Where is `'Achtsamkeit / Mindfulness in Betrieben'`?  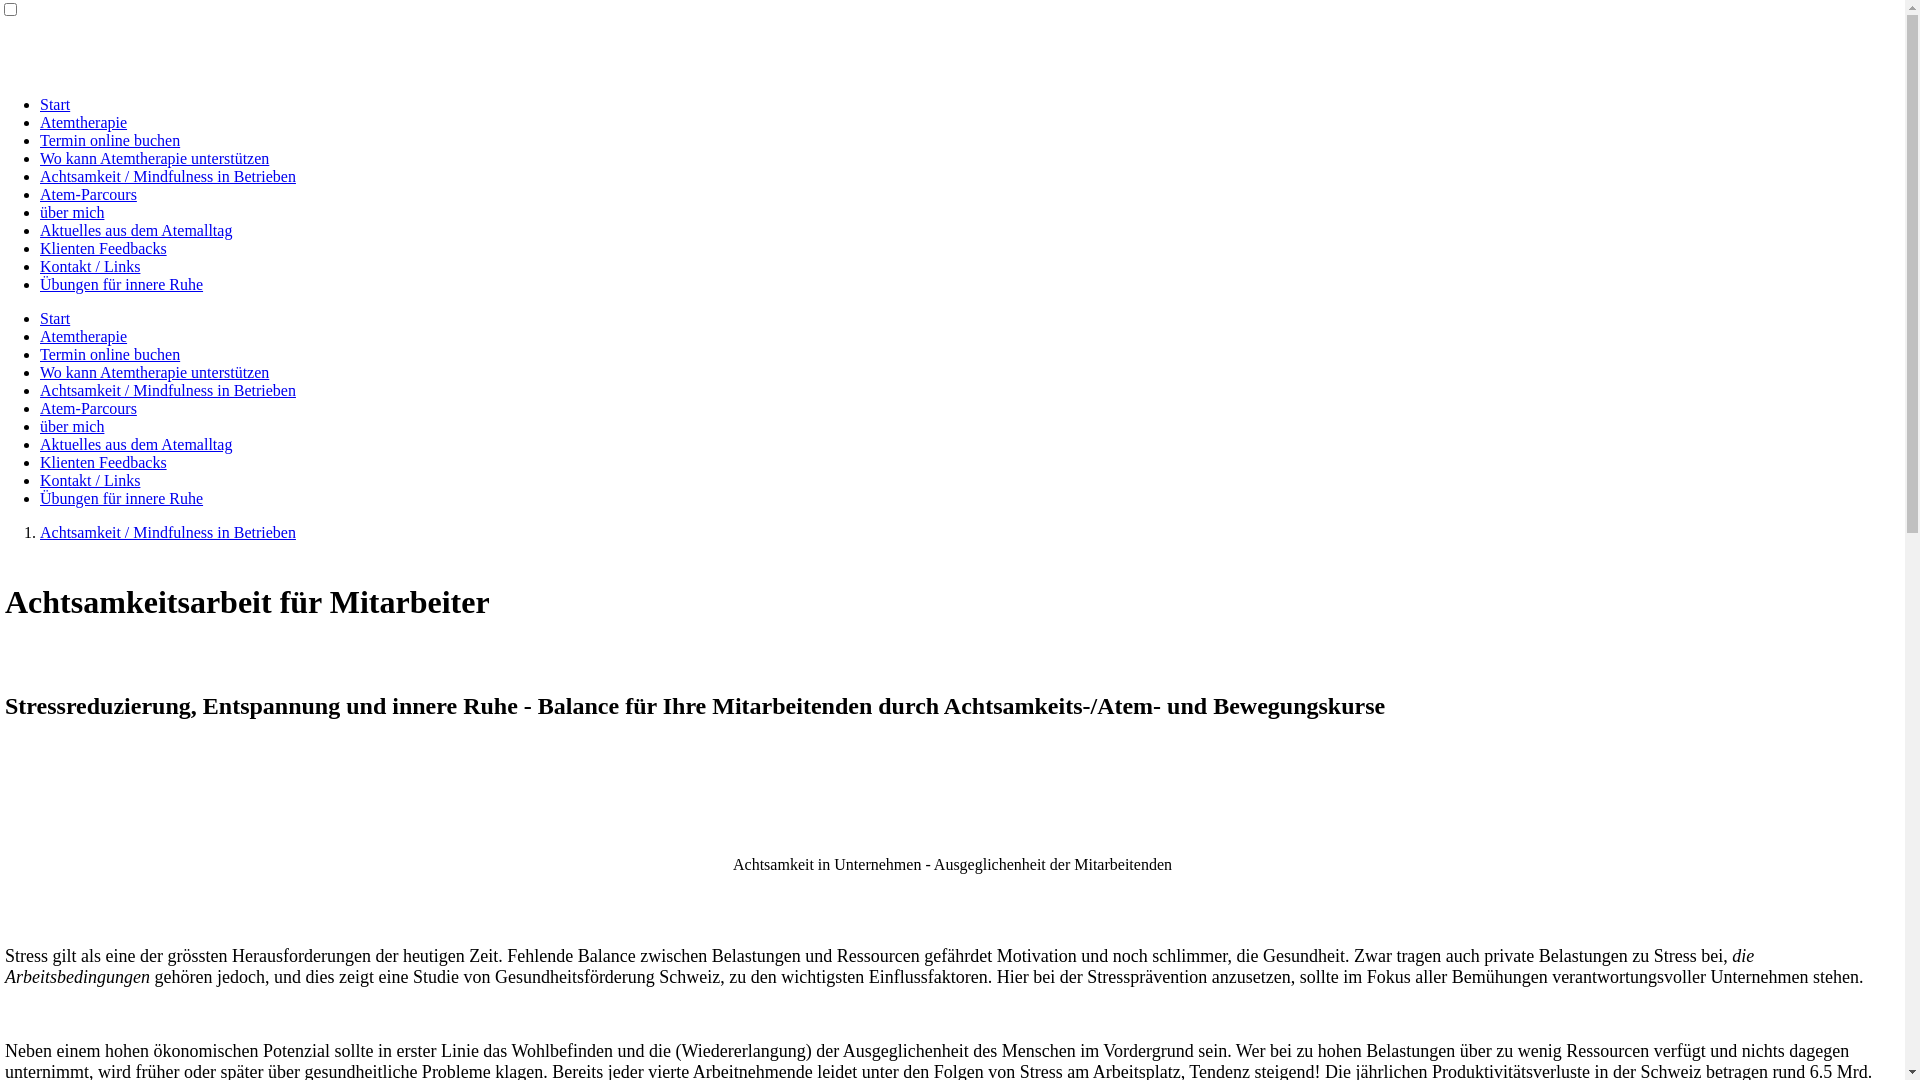 'Achtsamkeit / Mindfulness in Betrieben' is located at coordinates (168, 531).